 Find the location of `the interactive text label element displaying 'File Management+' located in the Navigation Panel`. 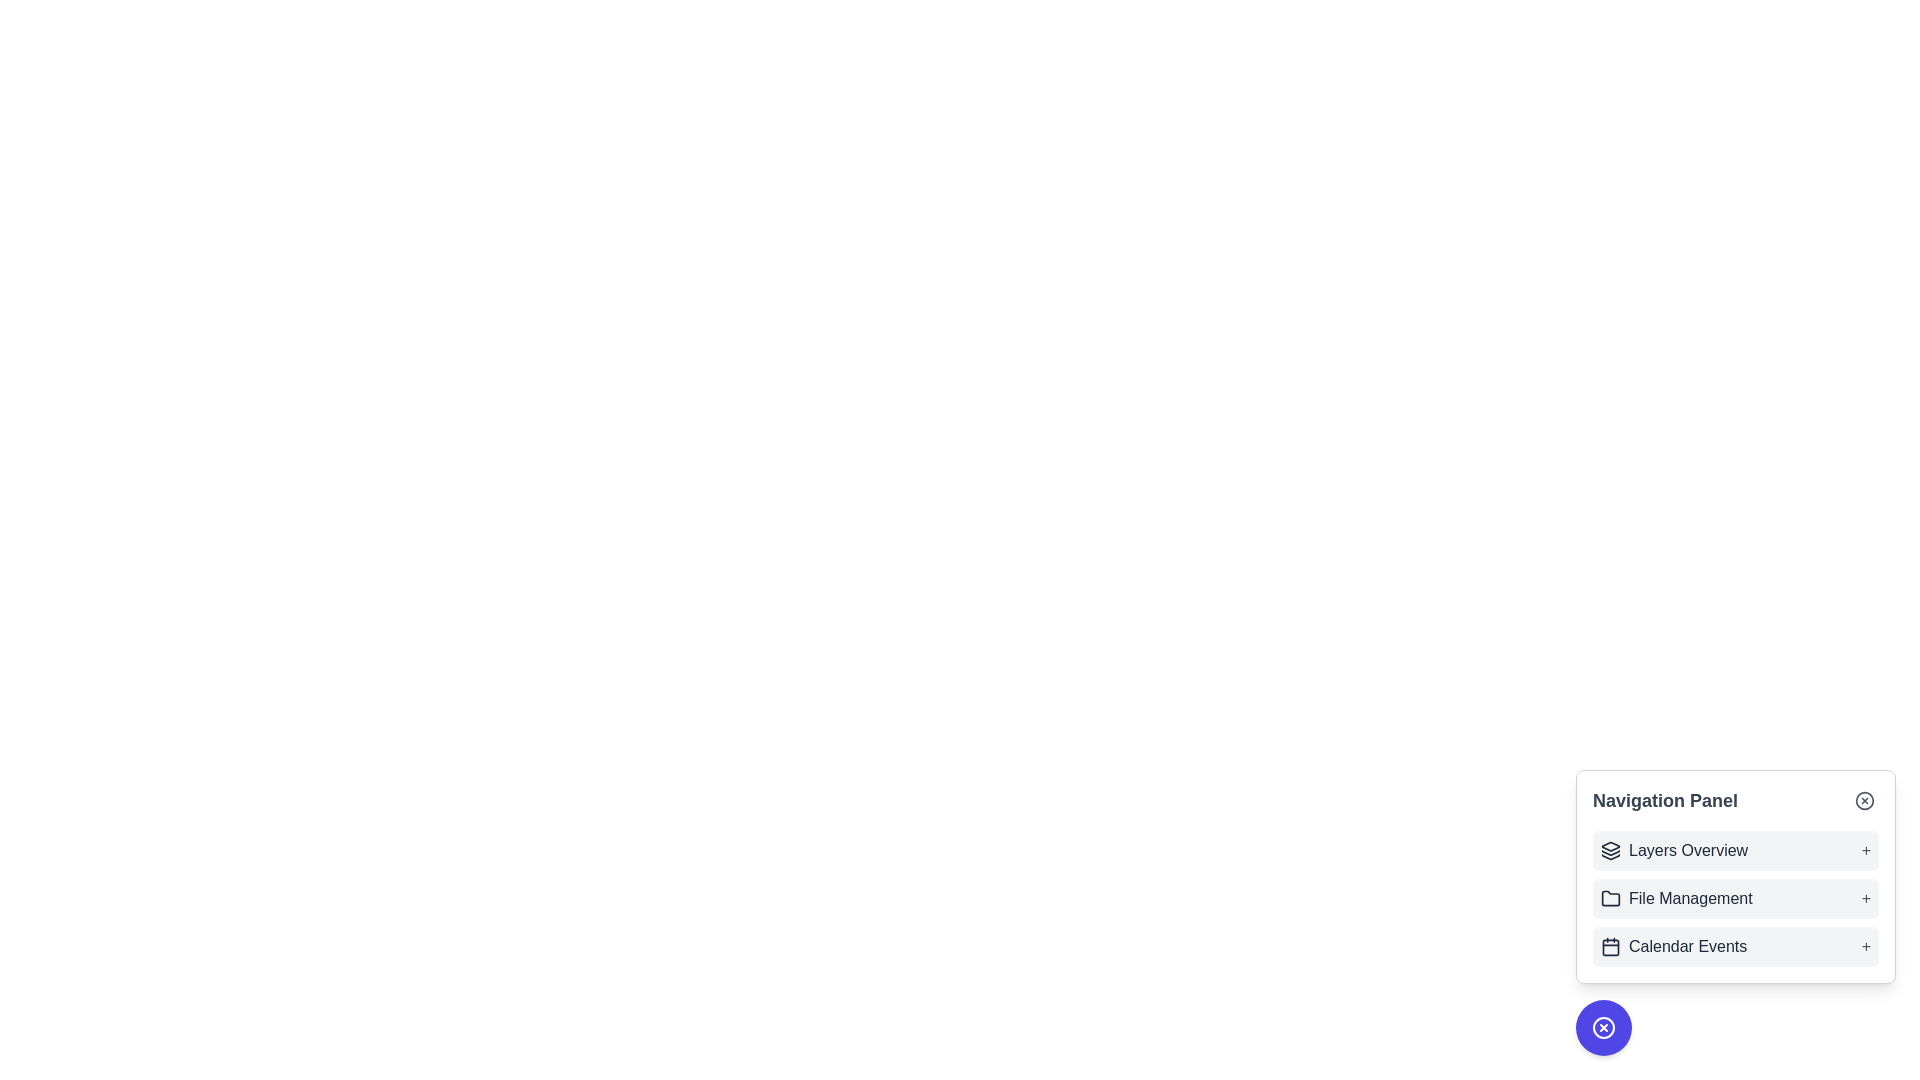

the interactive text label element displaying 'File Management+' located in the Navigation Panel is located at coordinates (1735, 913).